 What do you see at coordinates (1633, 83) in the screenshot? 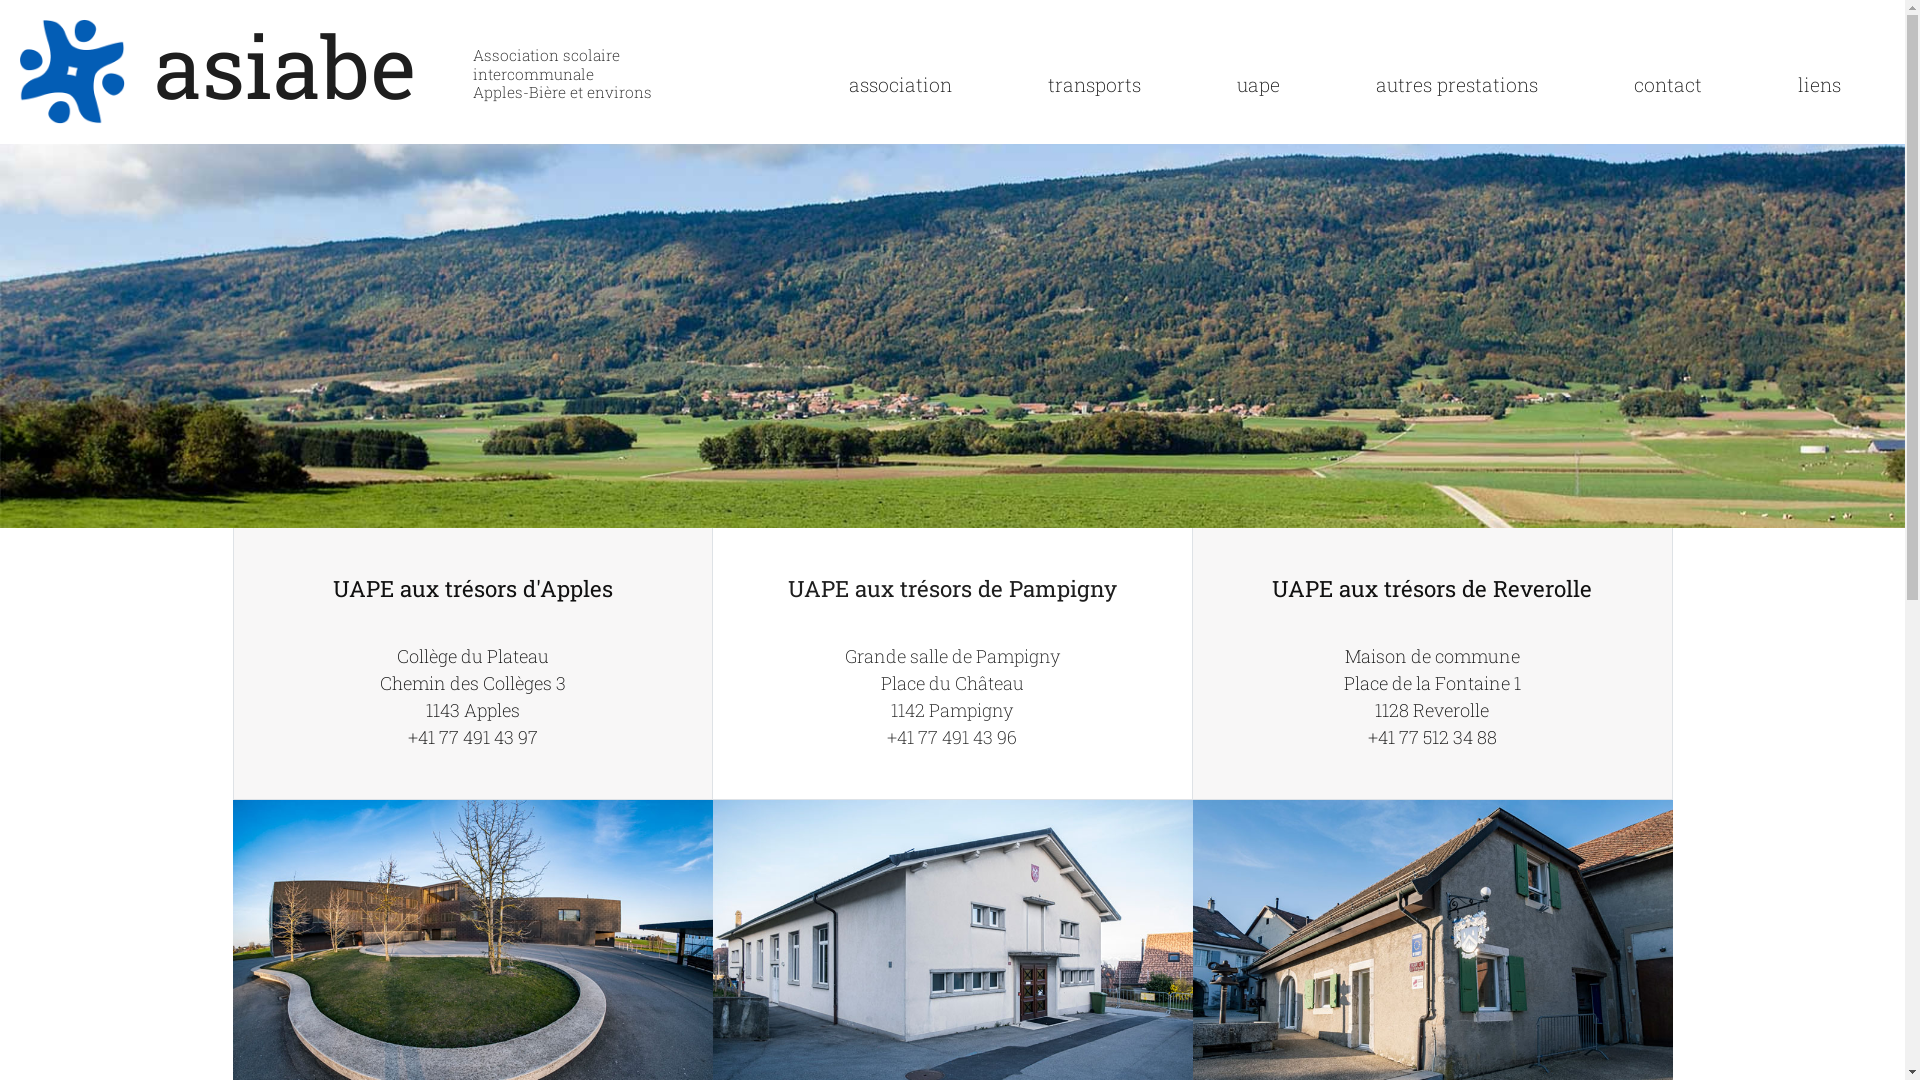
I see `'contact'` at bounding box center [1633, 83].